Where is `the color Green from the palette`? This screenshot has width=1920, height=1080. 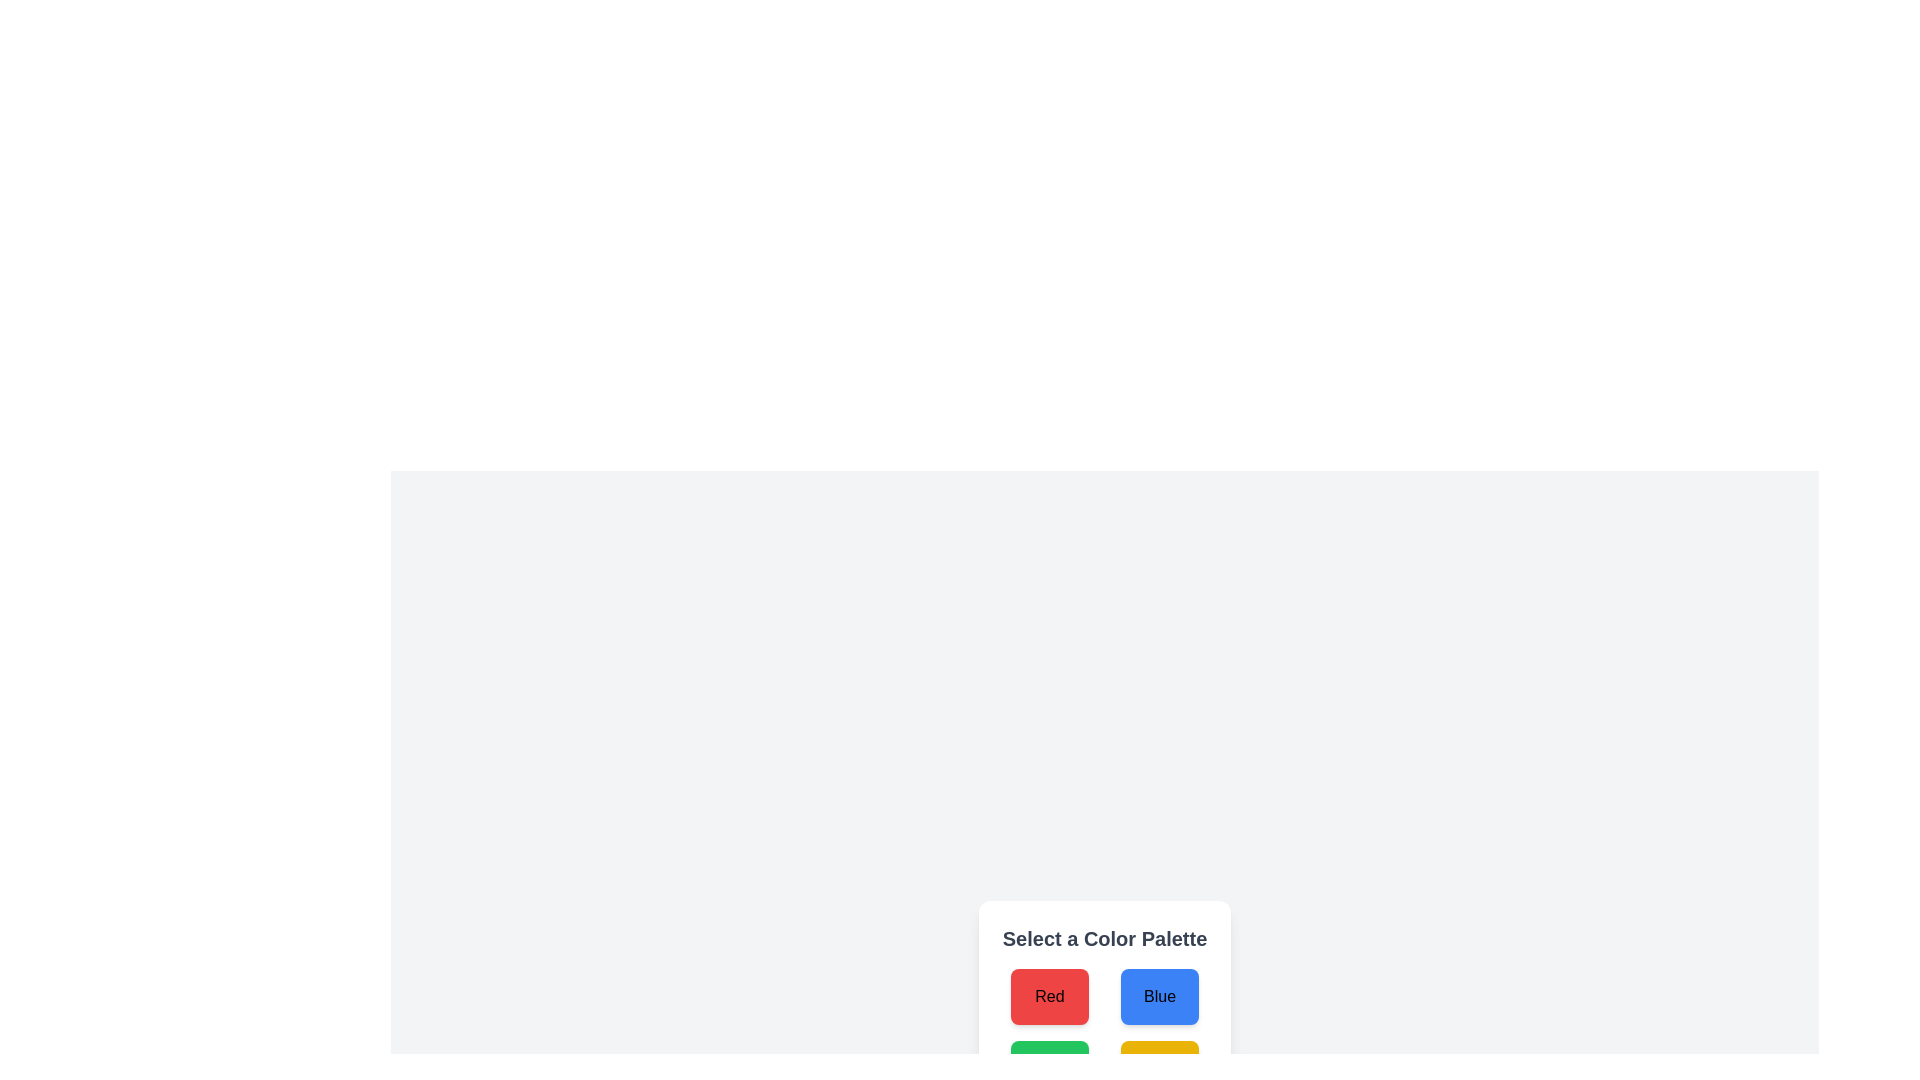
the color Green from the palette is located at coordinates (1048, 1067).